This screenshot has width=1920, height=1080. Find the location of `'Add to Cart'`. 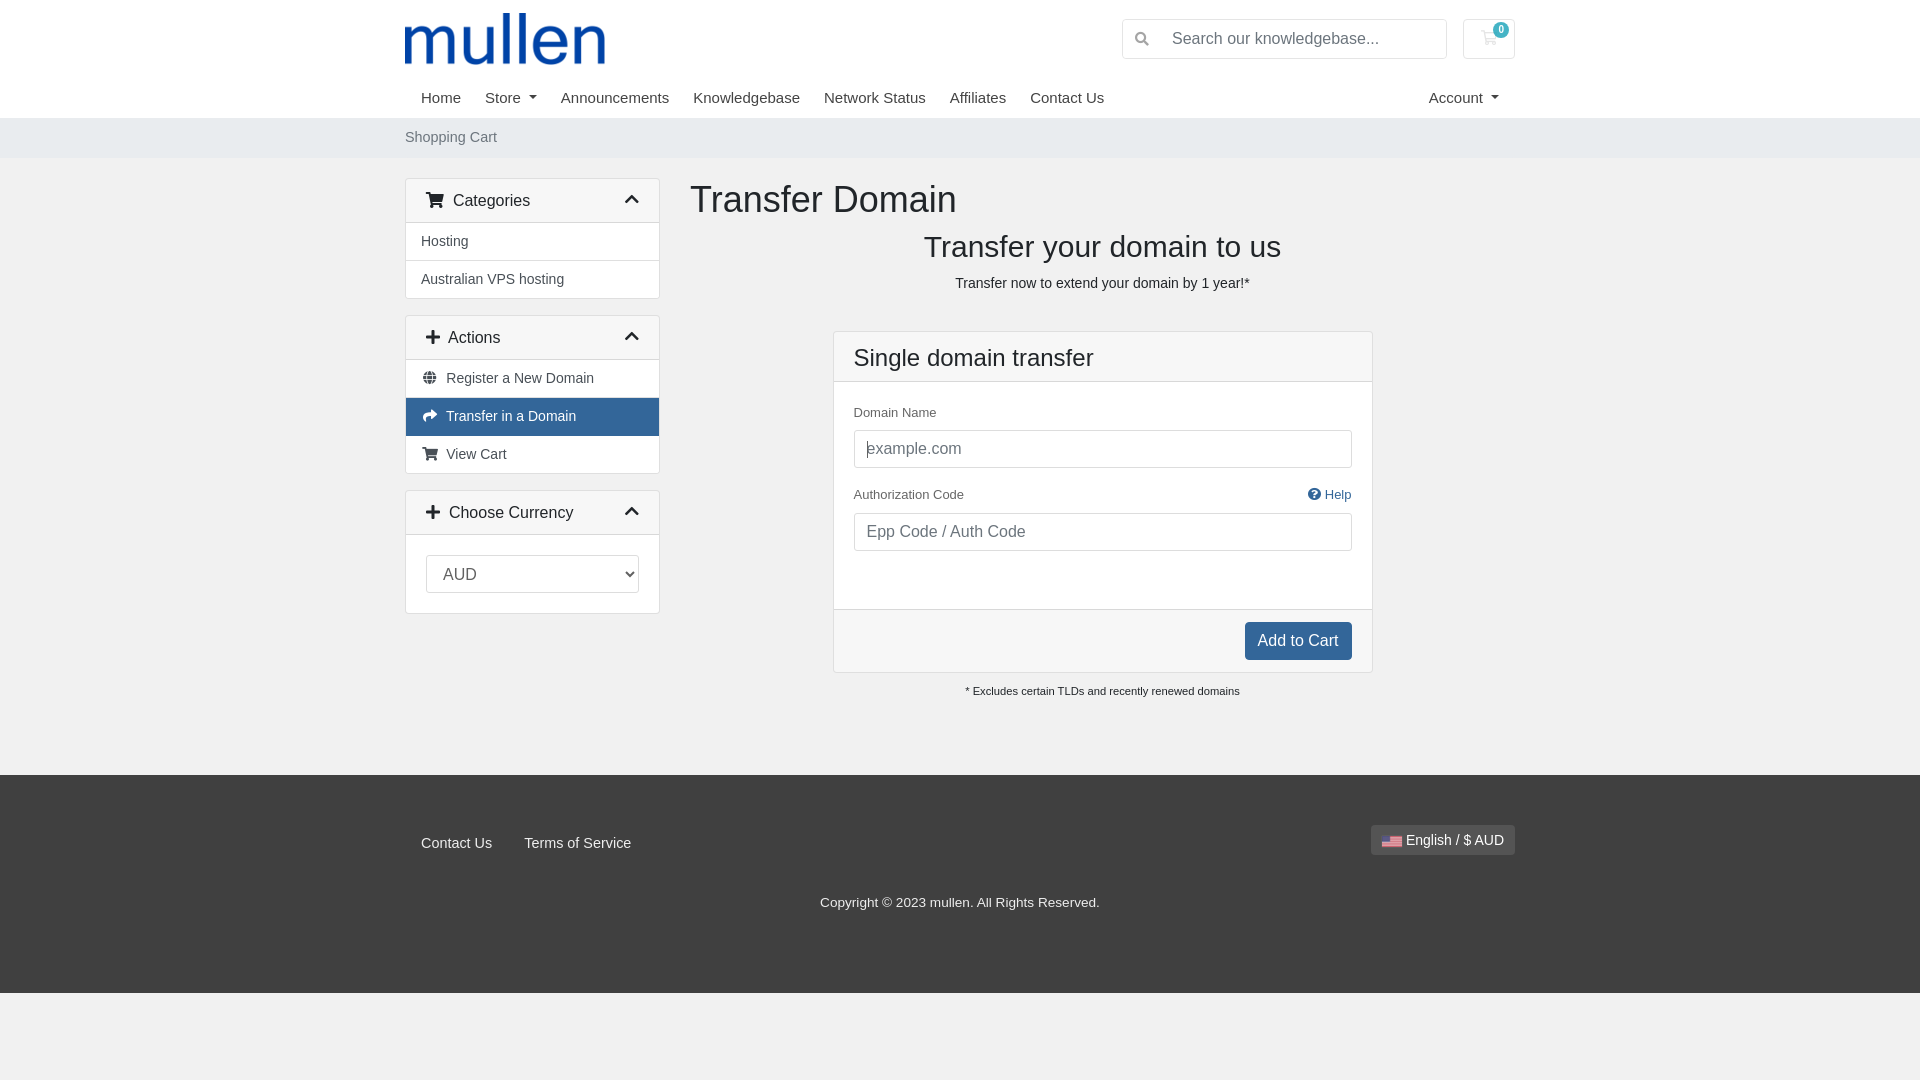

'Add to Cart' is located at coordinates (1243, 640).